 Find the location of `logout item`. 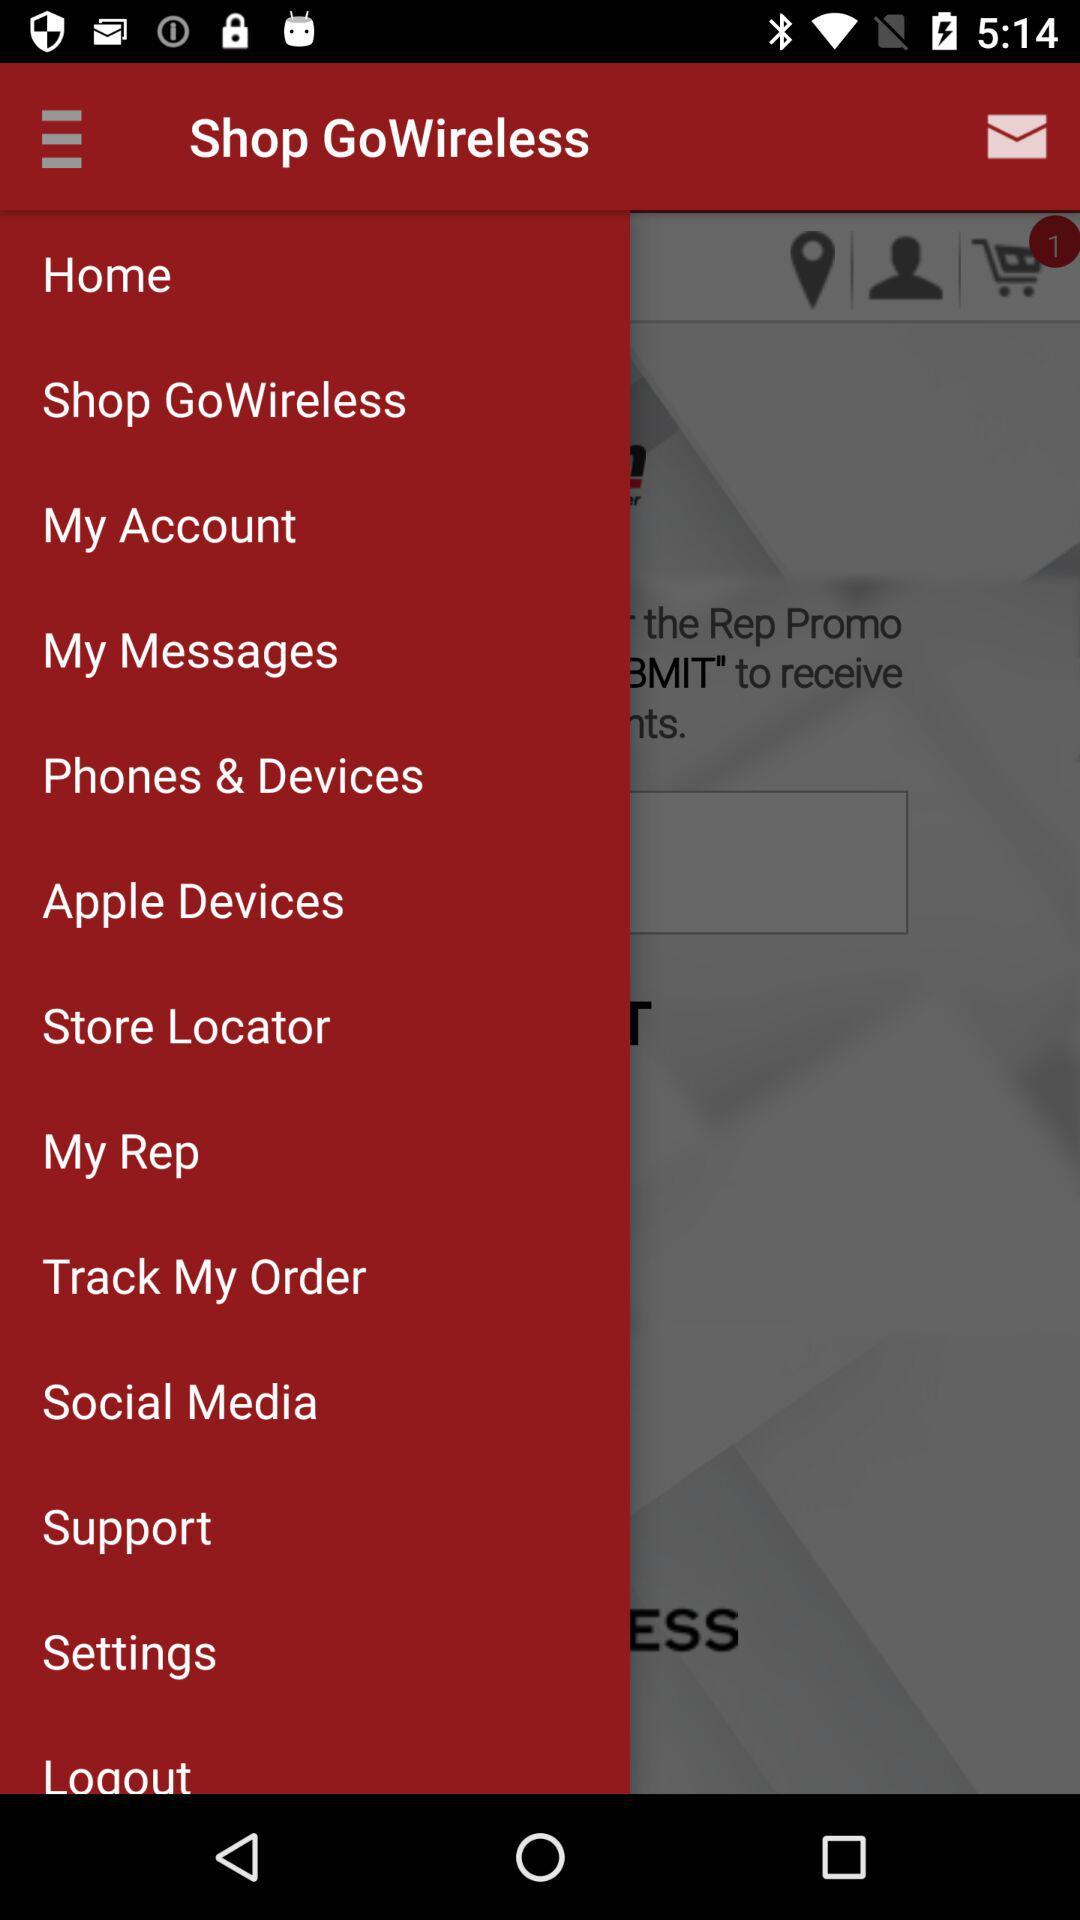

logout item is located at coordinates (315, 1752).